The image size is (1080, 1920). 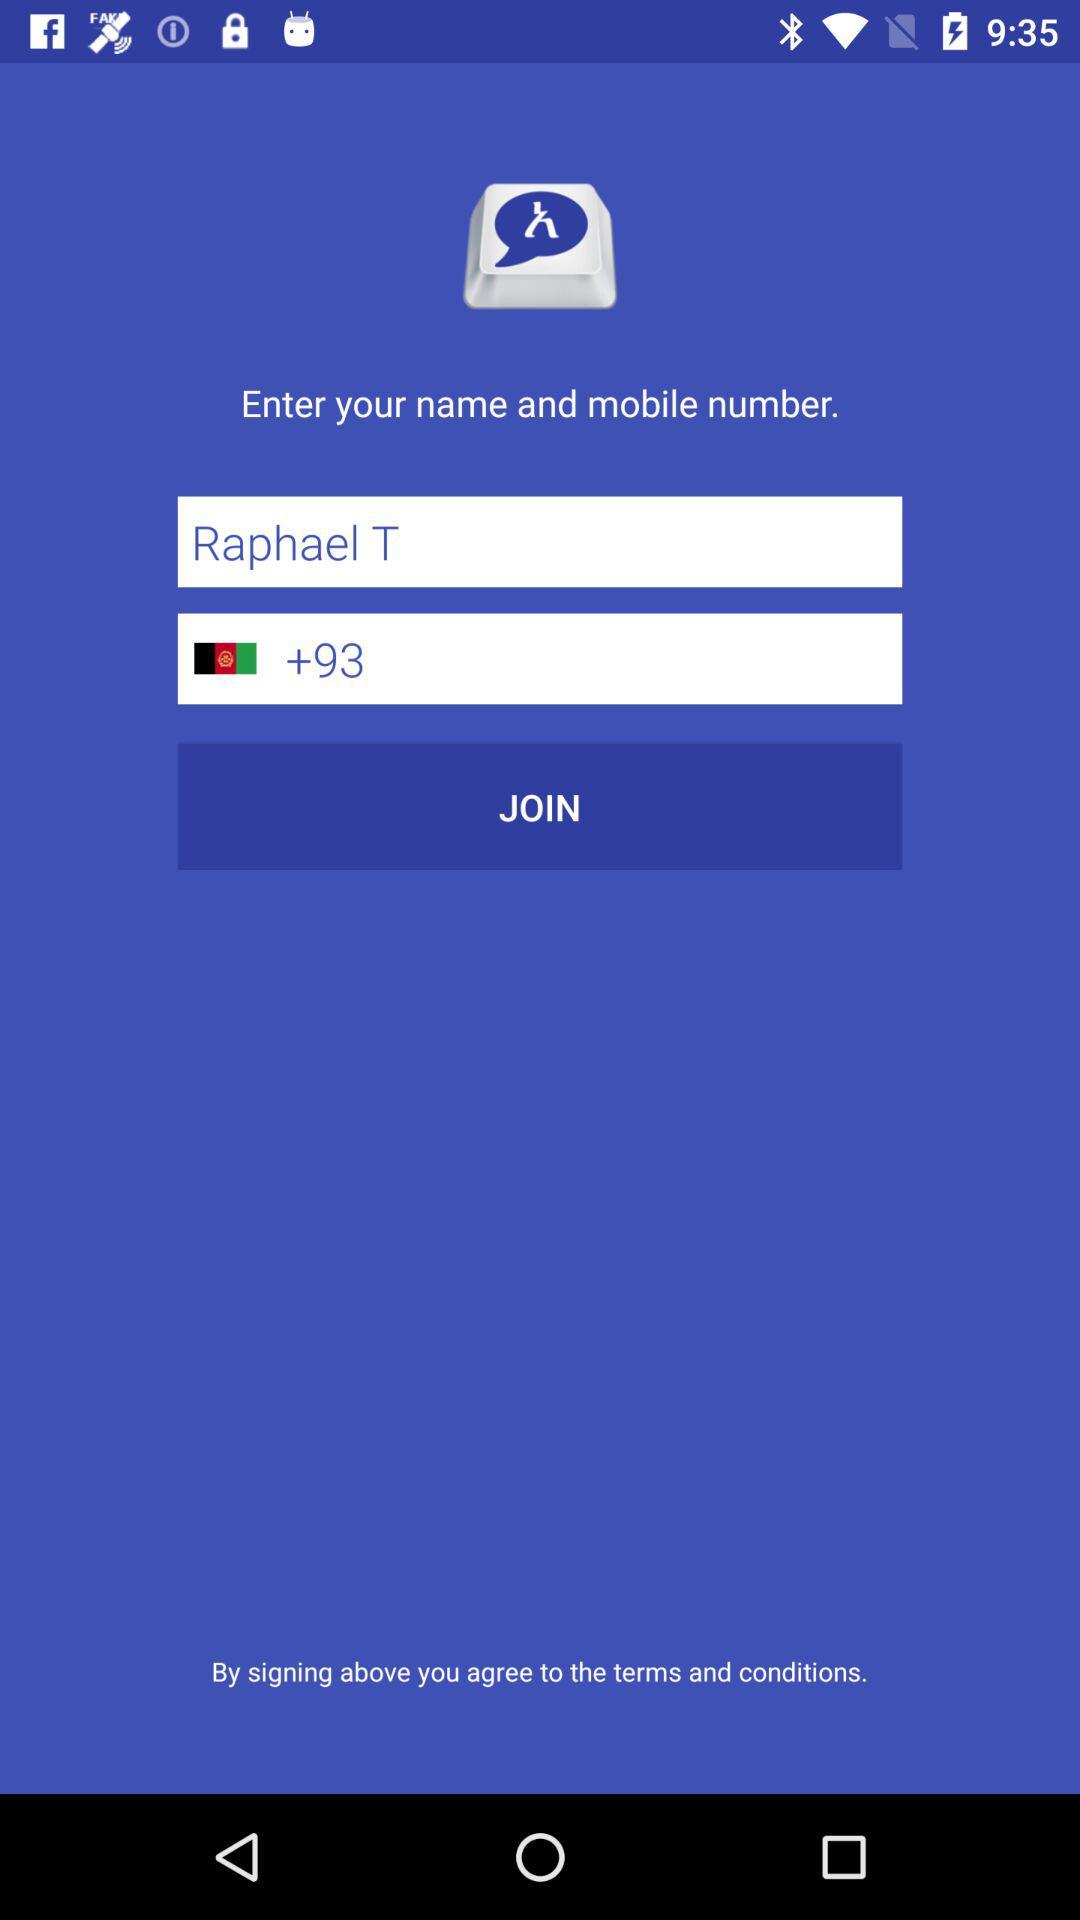 What do you see at coordinates (538, 1671) in the screenshot?
I see `icon below join icon` at bounding box center [538, 1671].